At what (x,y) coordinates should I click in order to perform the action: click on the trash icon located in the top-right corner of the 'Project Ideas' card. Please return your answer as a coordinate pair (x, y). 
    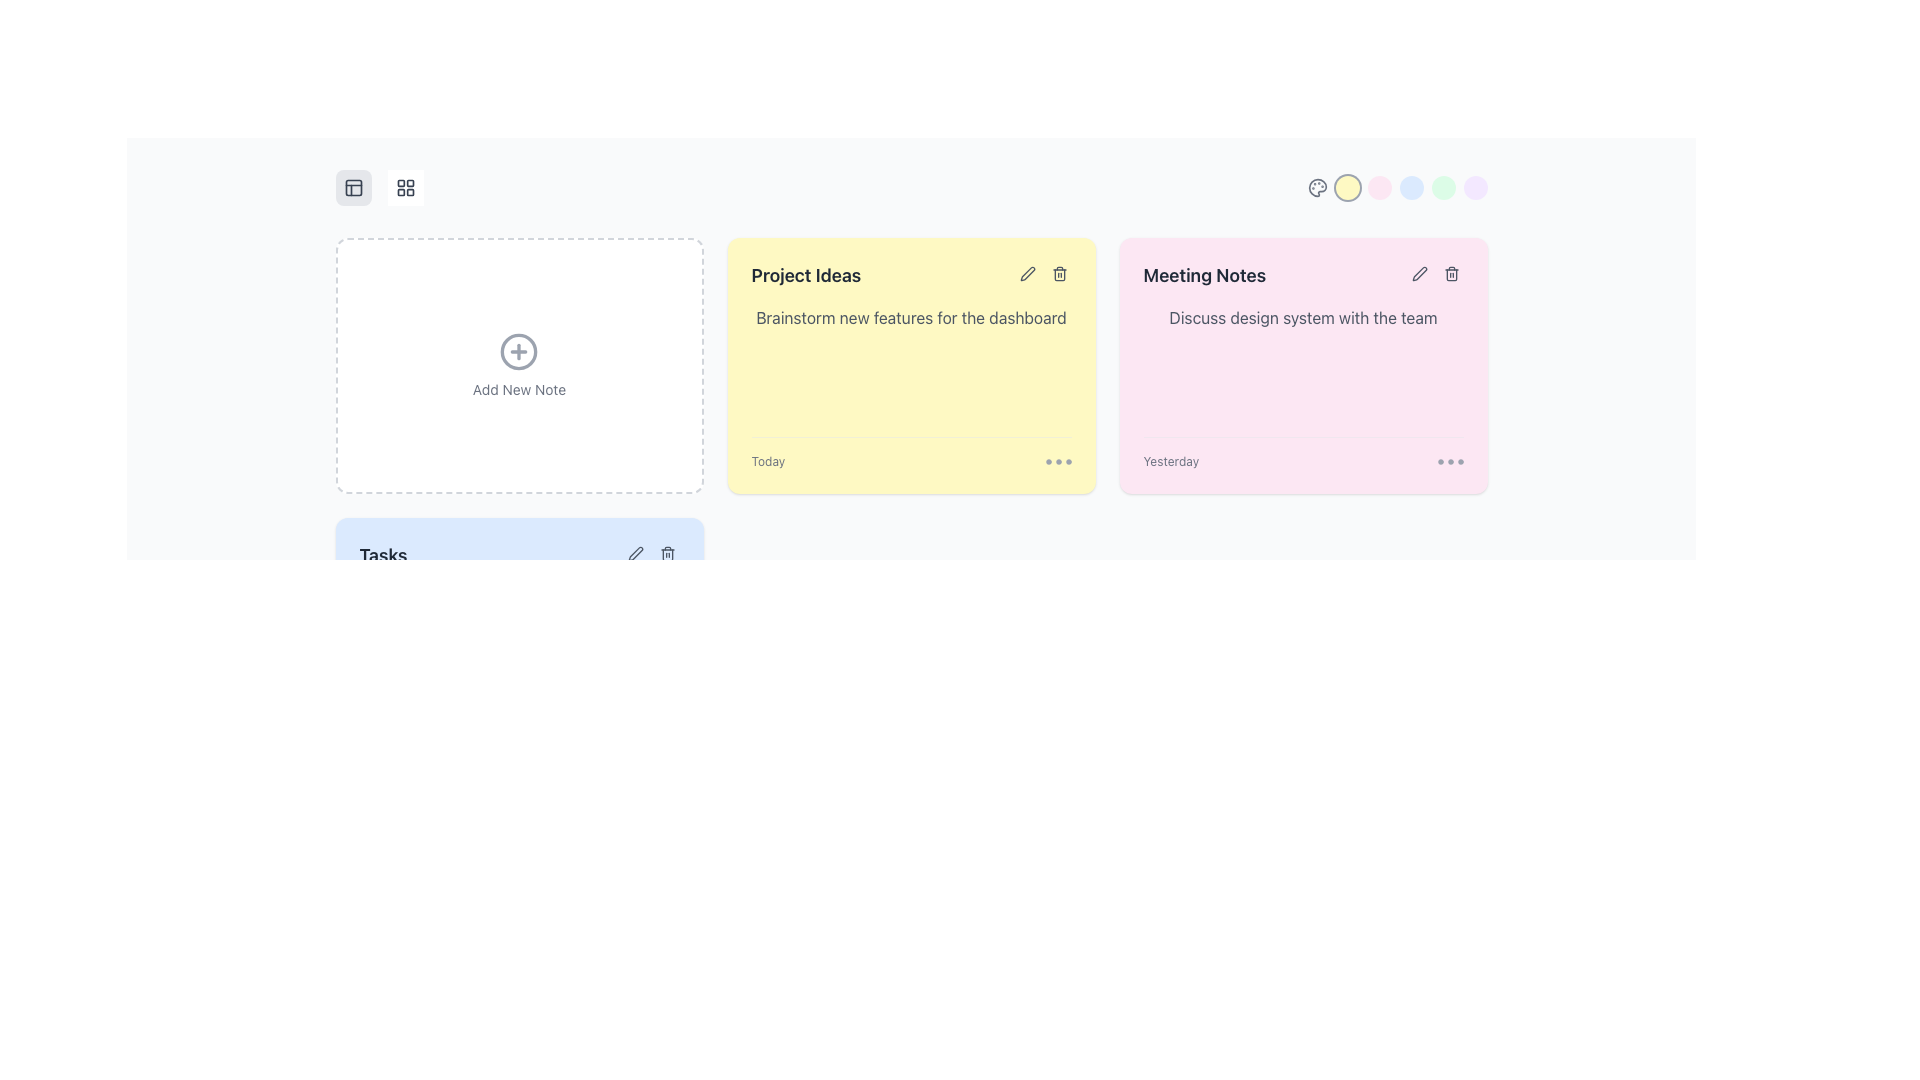
    Looking at the image, I should click on (1058, 273).